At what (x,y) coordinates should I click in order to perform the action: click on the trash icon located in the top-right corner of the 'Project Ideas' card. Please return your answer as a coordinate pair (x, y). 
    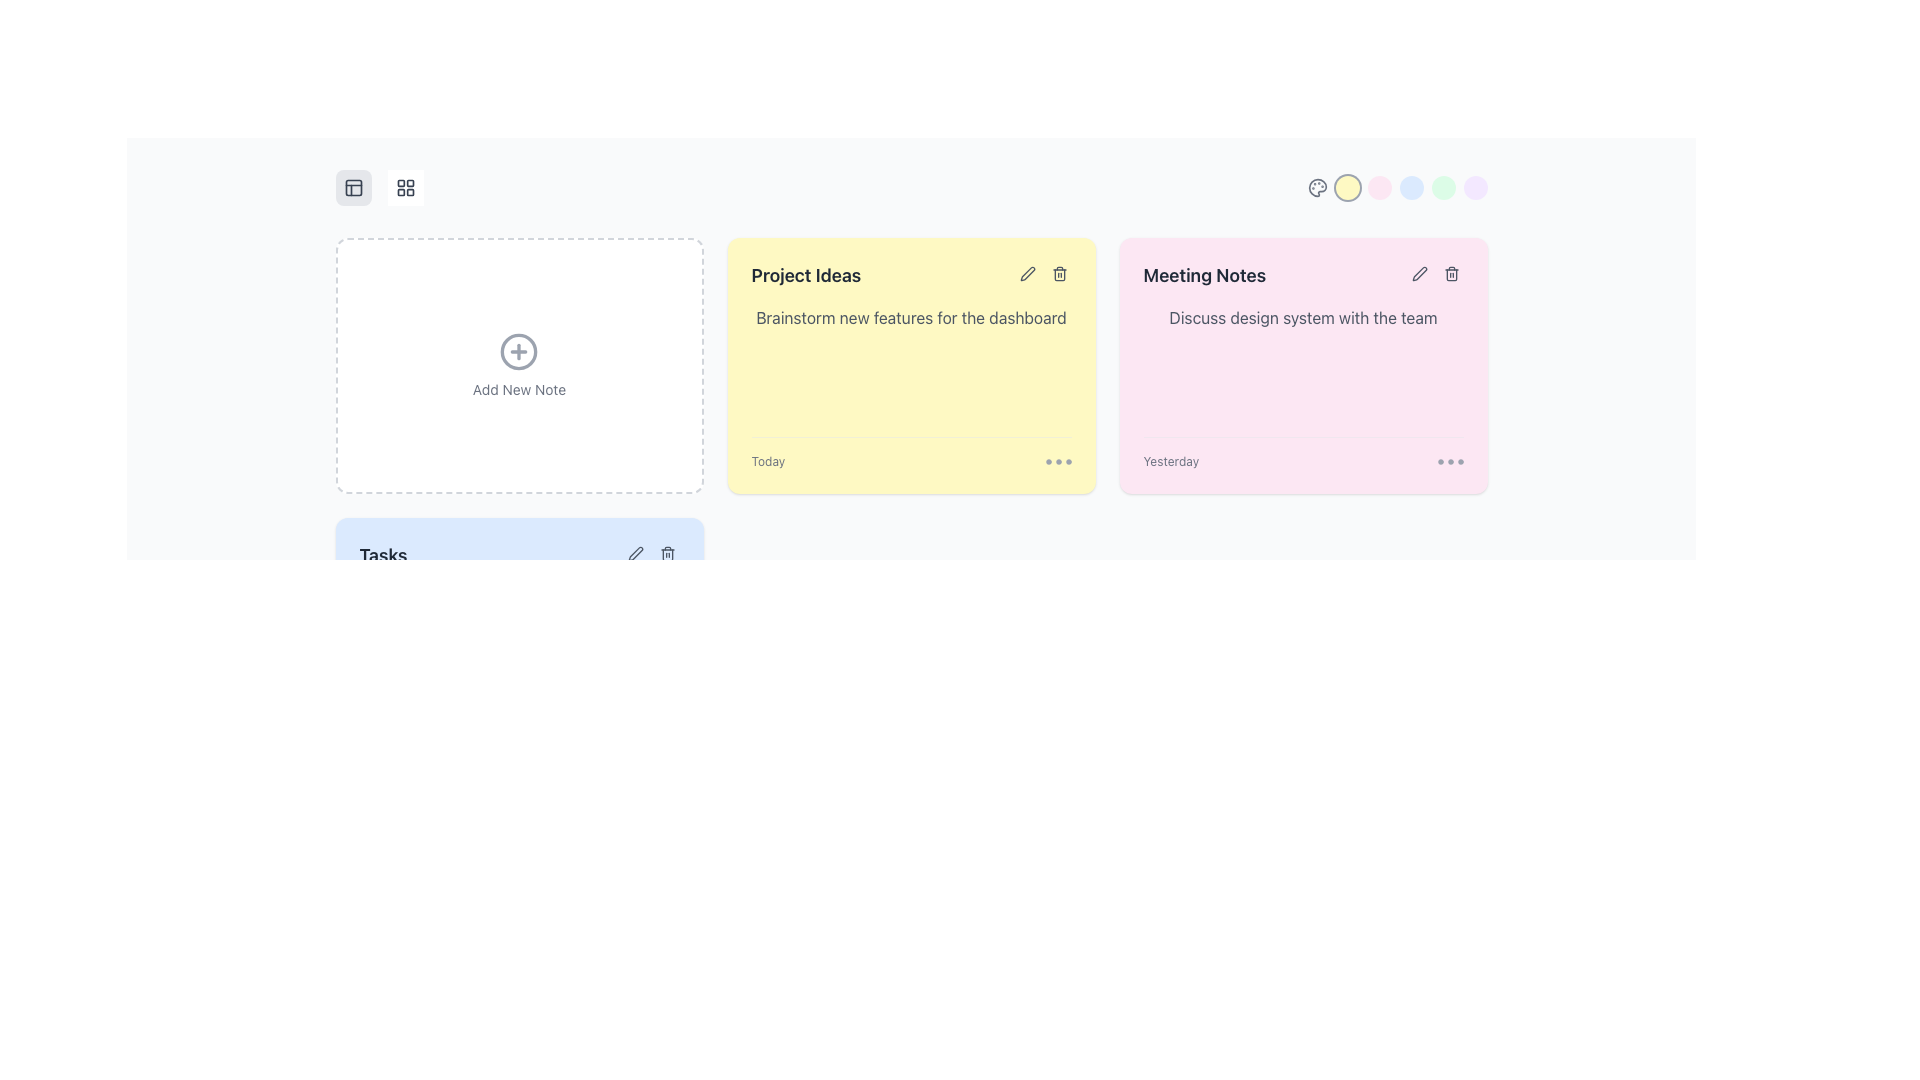
    Looking at the image, I should click on (1058, 273).